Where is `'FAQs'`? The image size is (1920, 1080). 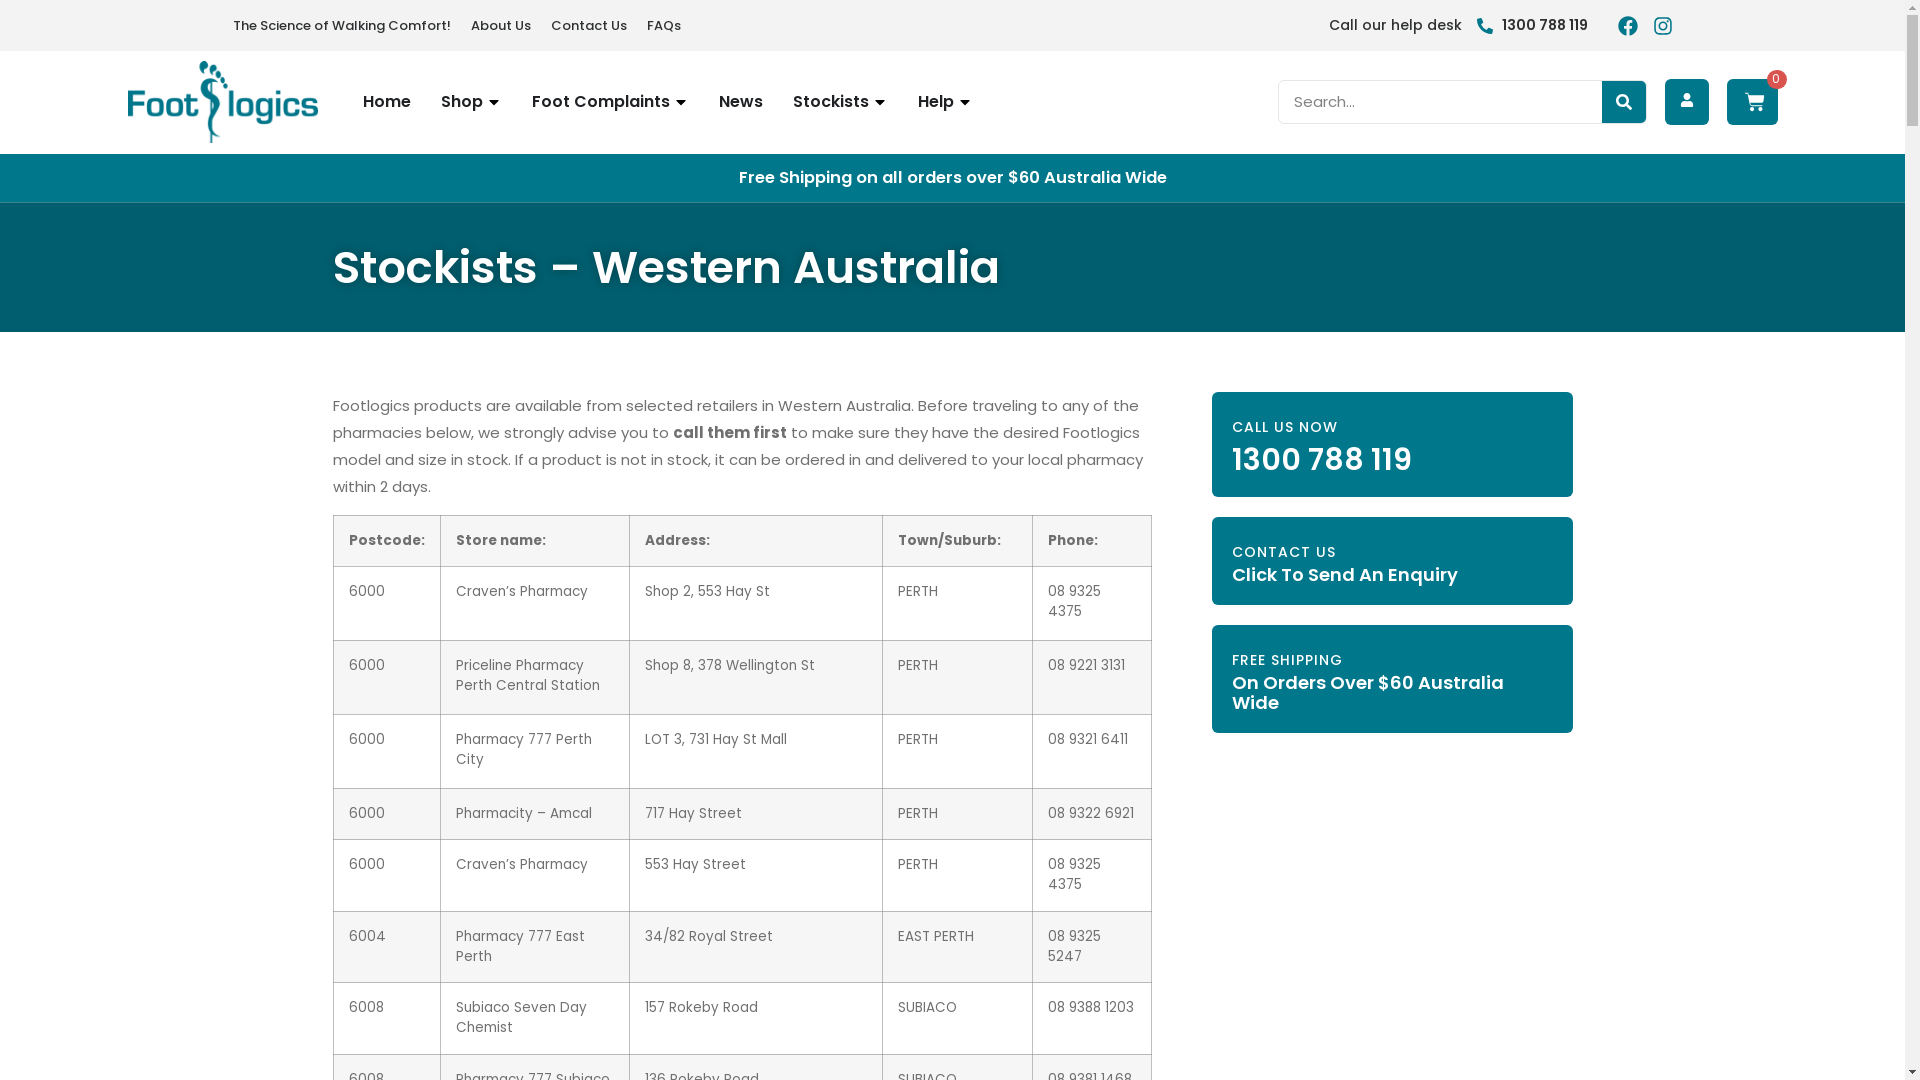
'FAQs' is located at coordinates (662, 25).